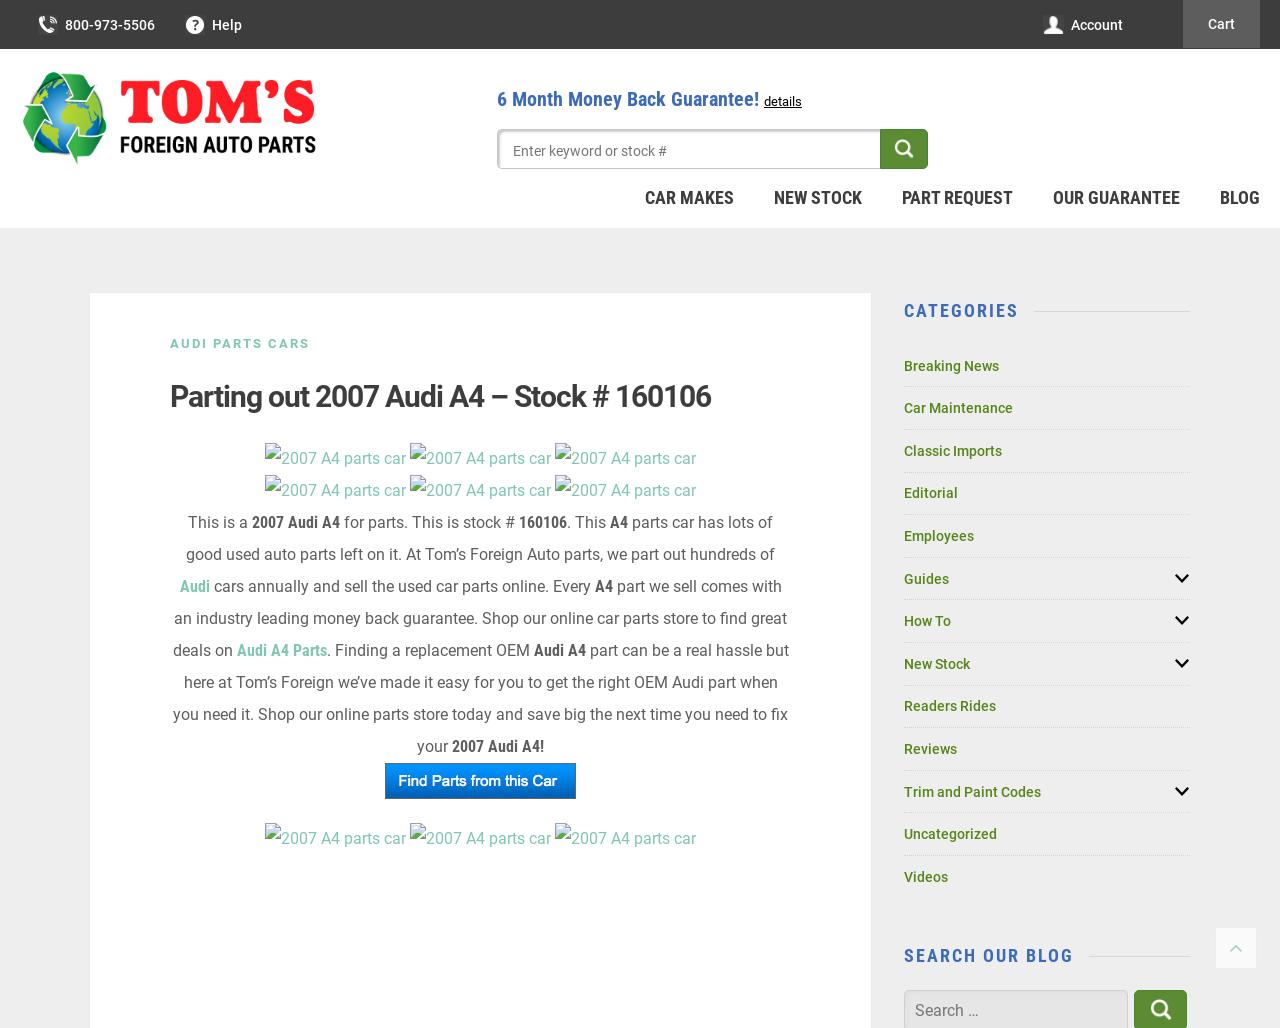 The height and width of the screenshot is (1028, 1280). What do you see at coordinates (480, 538) in the screenshot?
I see `'parts car has lots of good used auto parts left on it. At Tom’s Foreign Auto parts, we part out hundreds of'` at bounding box center [480, 538].